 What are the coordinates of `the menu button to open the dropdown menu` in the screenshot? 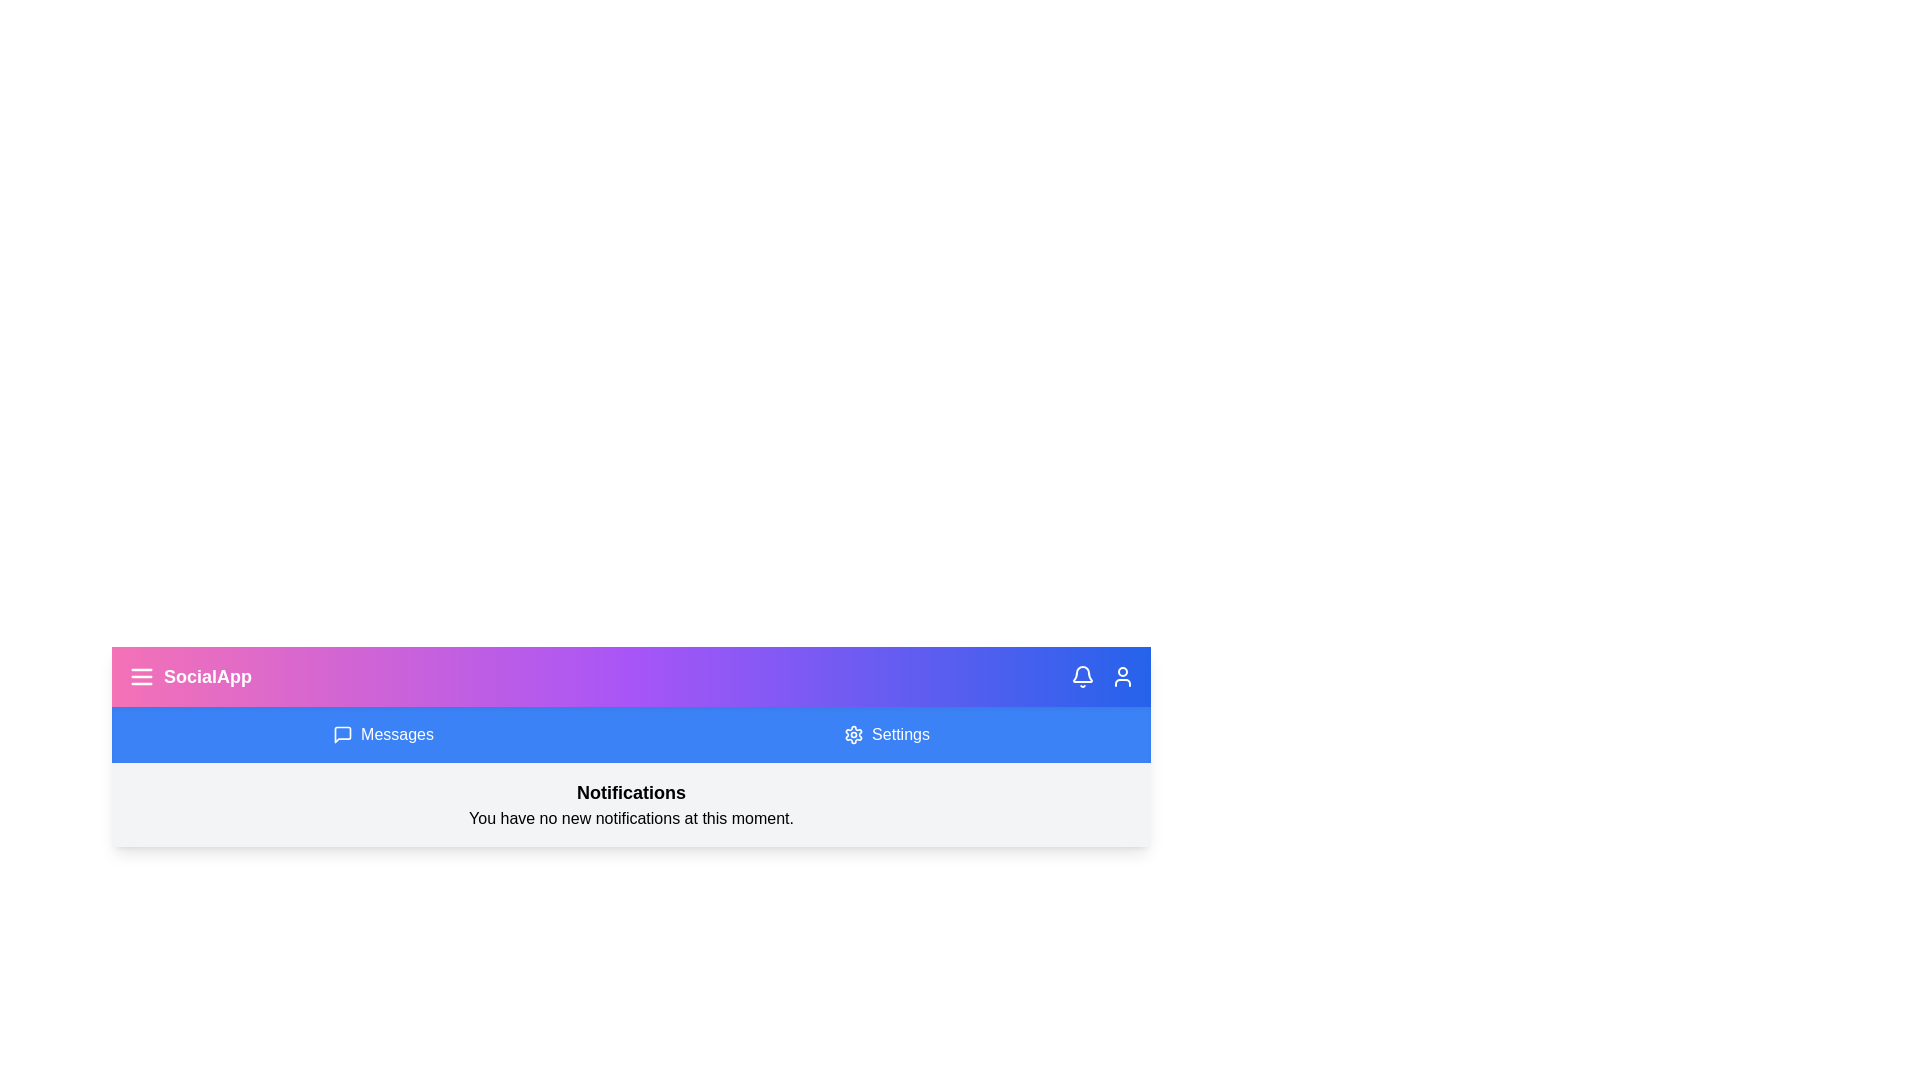 It's located at (141, 676).